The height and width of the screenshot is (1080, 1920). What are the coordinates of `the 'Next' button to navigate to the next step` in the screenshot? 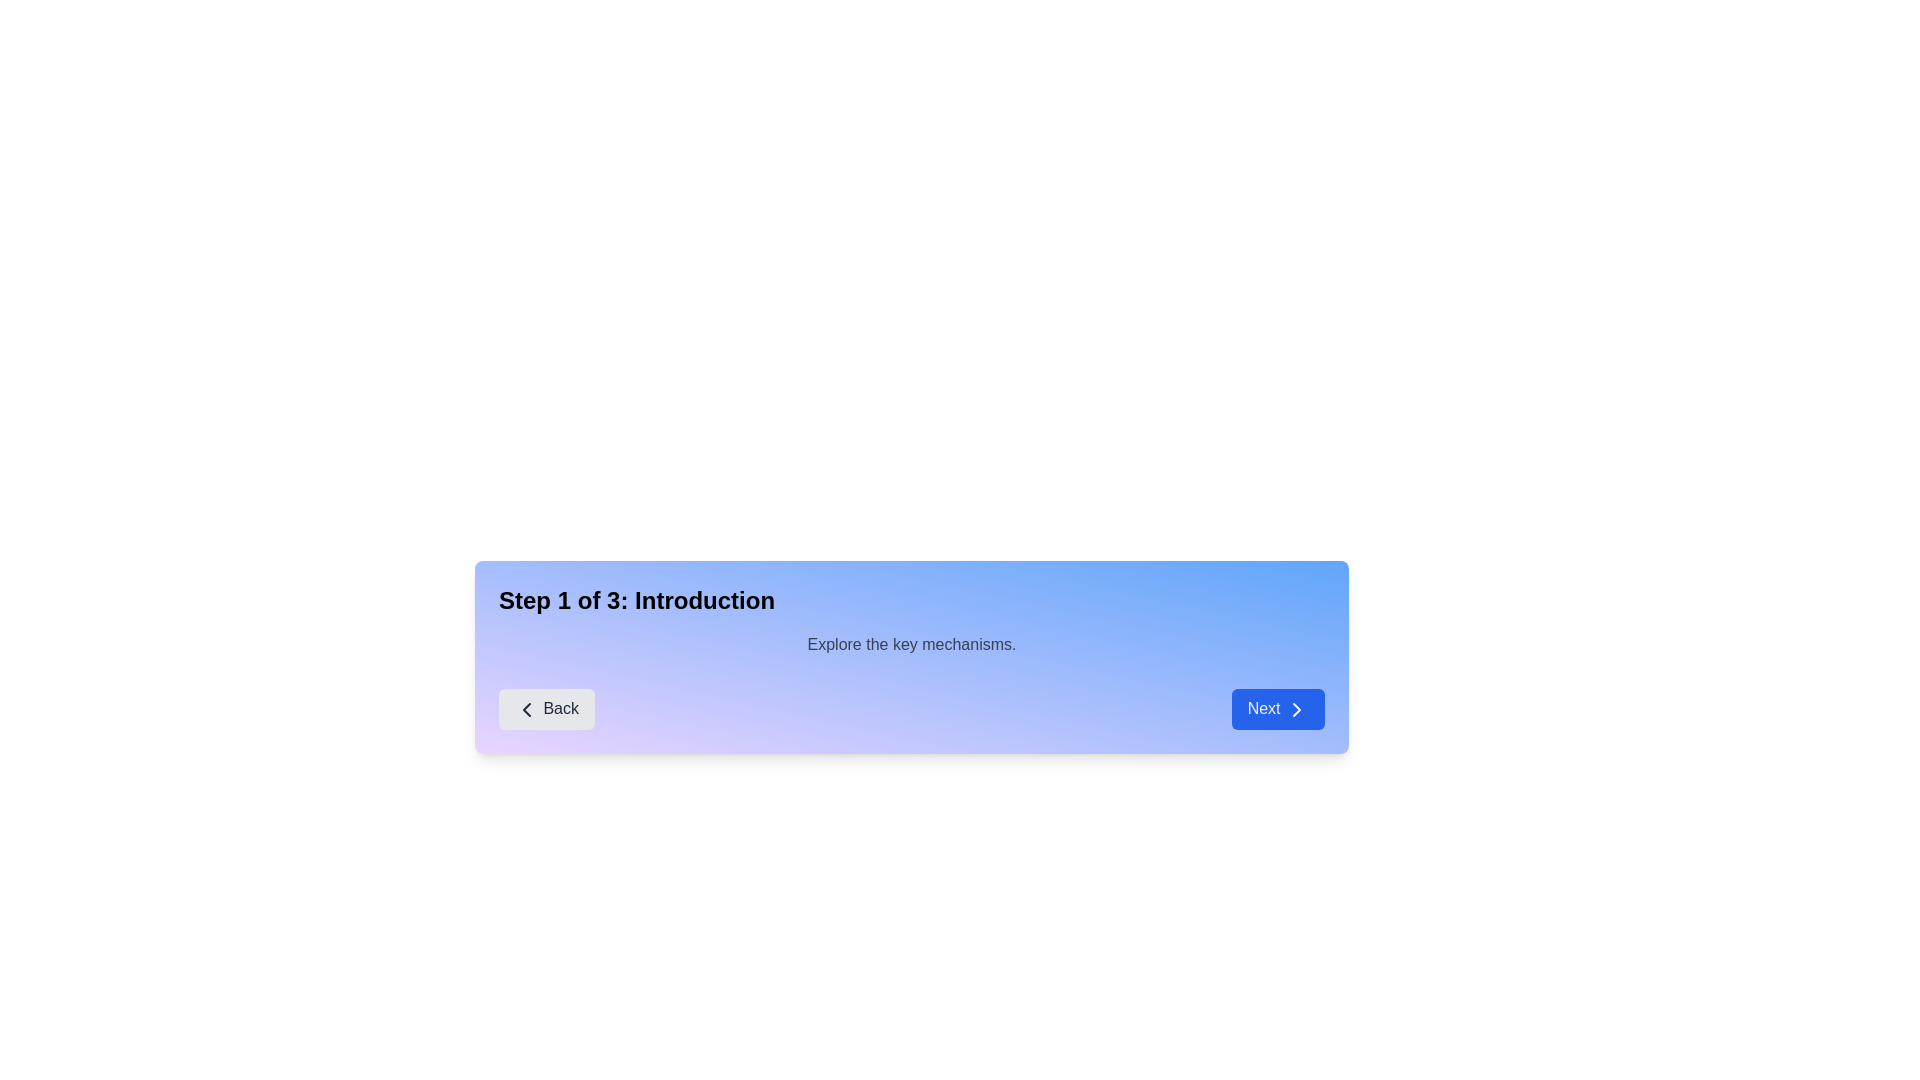 It's located at (1276, 708).